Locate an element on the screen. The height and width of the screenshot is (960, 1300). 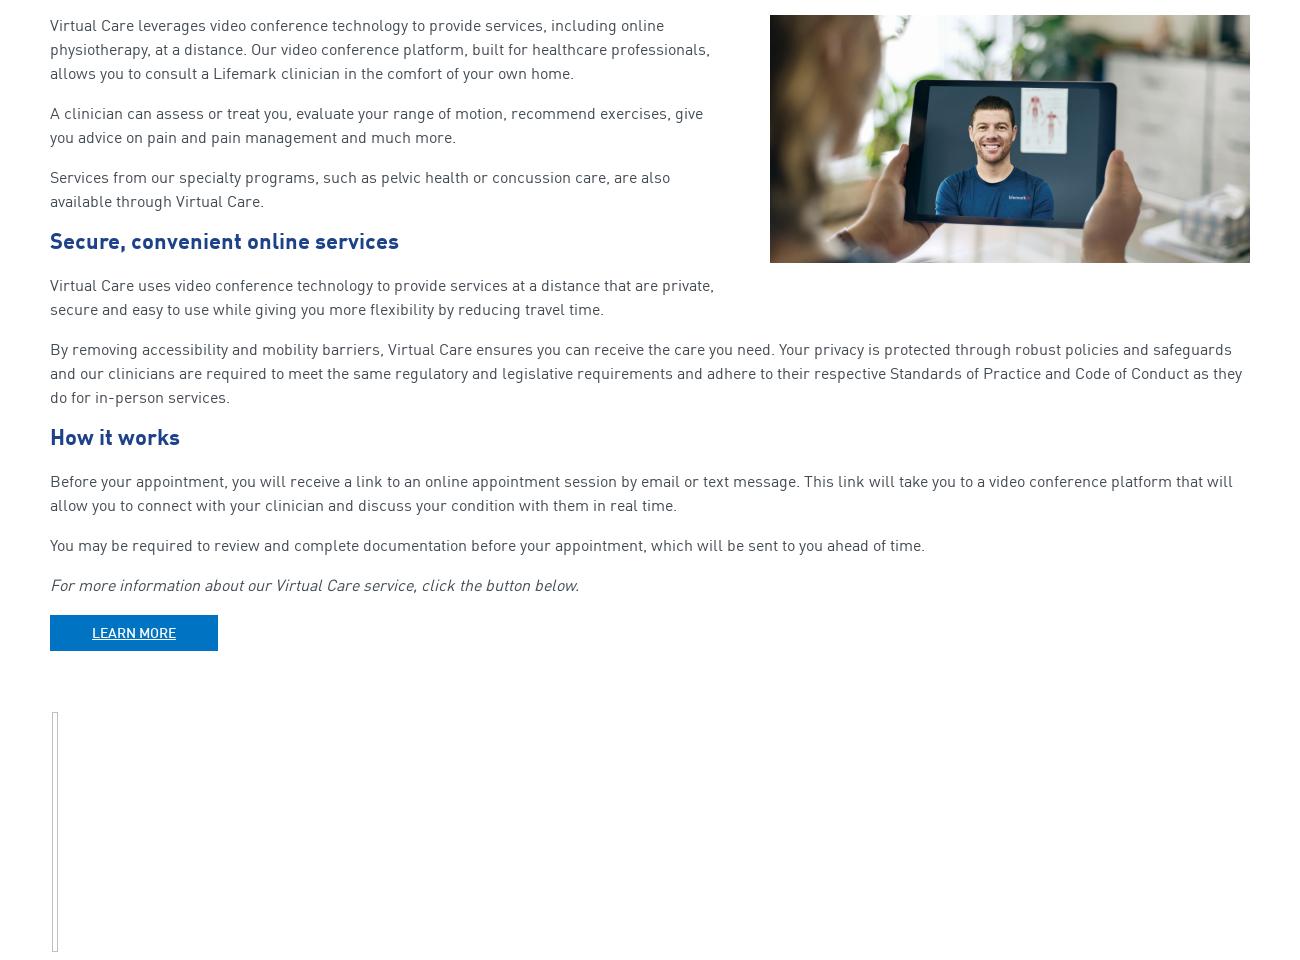
'Learn more' is located at coordinates (133, 632).